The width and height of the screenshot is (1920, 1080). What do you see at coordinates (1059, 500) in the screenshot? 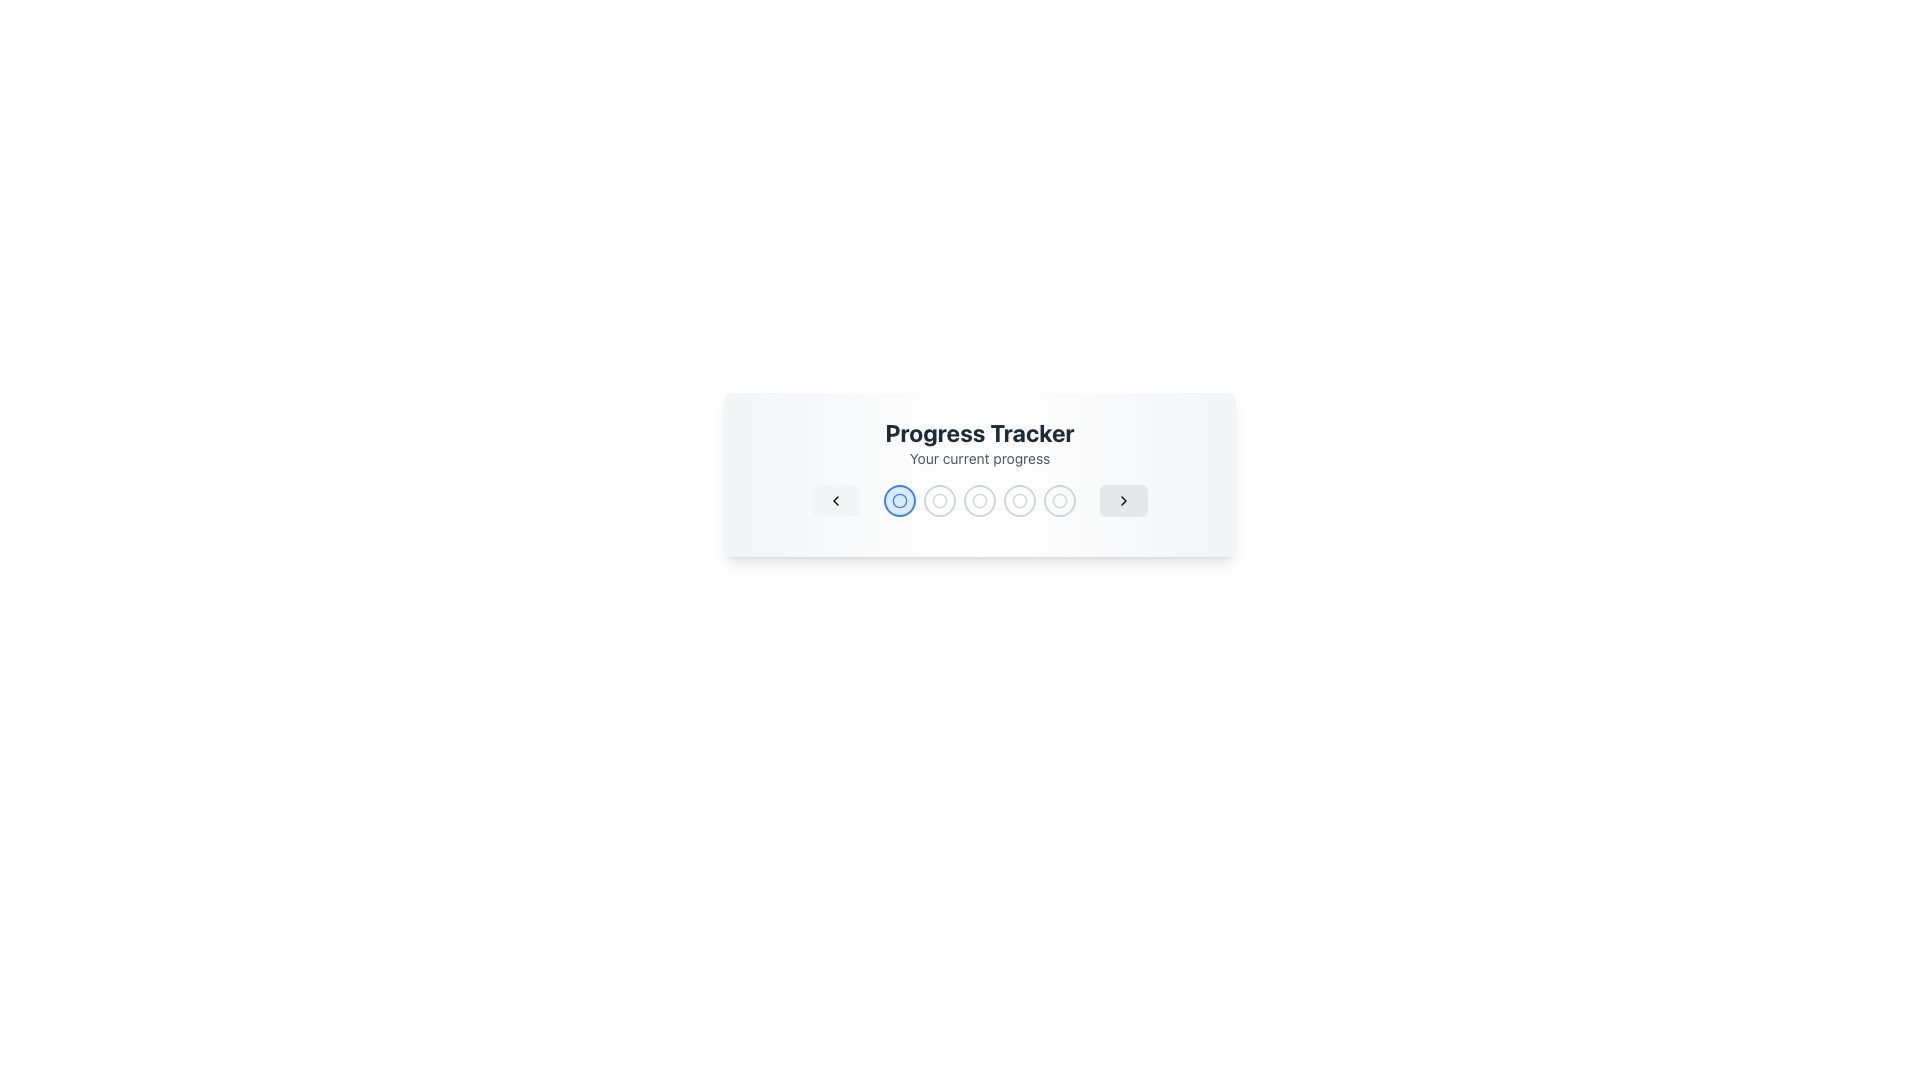
I see `the sixth Progress Indicator Dot, which is a circular UI element with a subtle border and a smaller circle icon centered within it, located below the 'Progress Tracker' title` at bounding box center [1059, 500].